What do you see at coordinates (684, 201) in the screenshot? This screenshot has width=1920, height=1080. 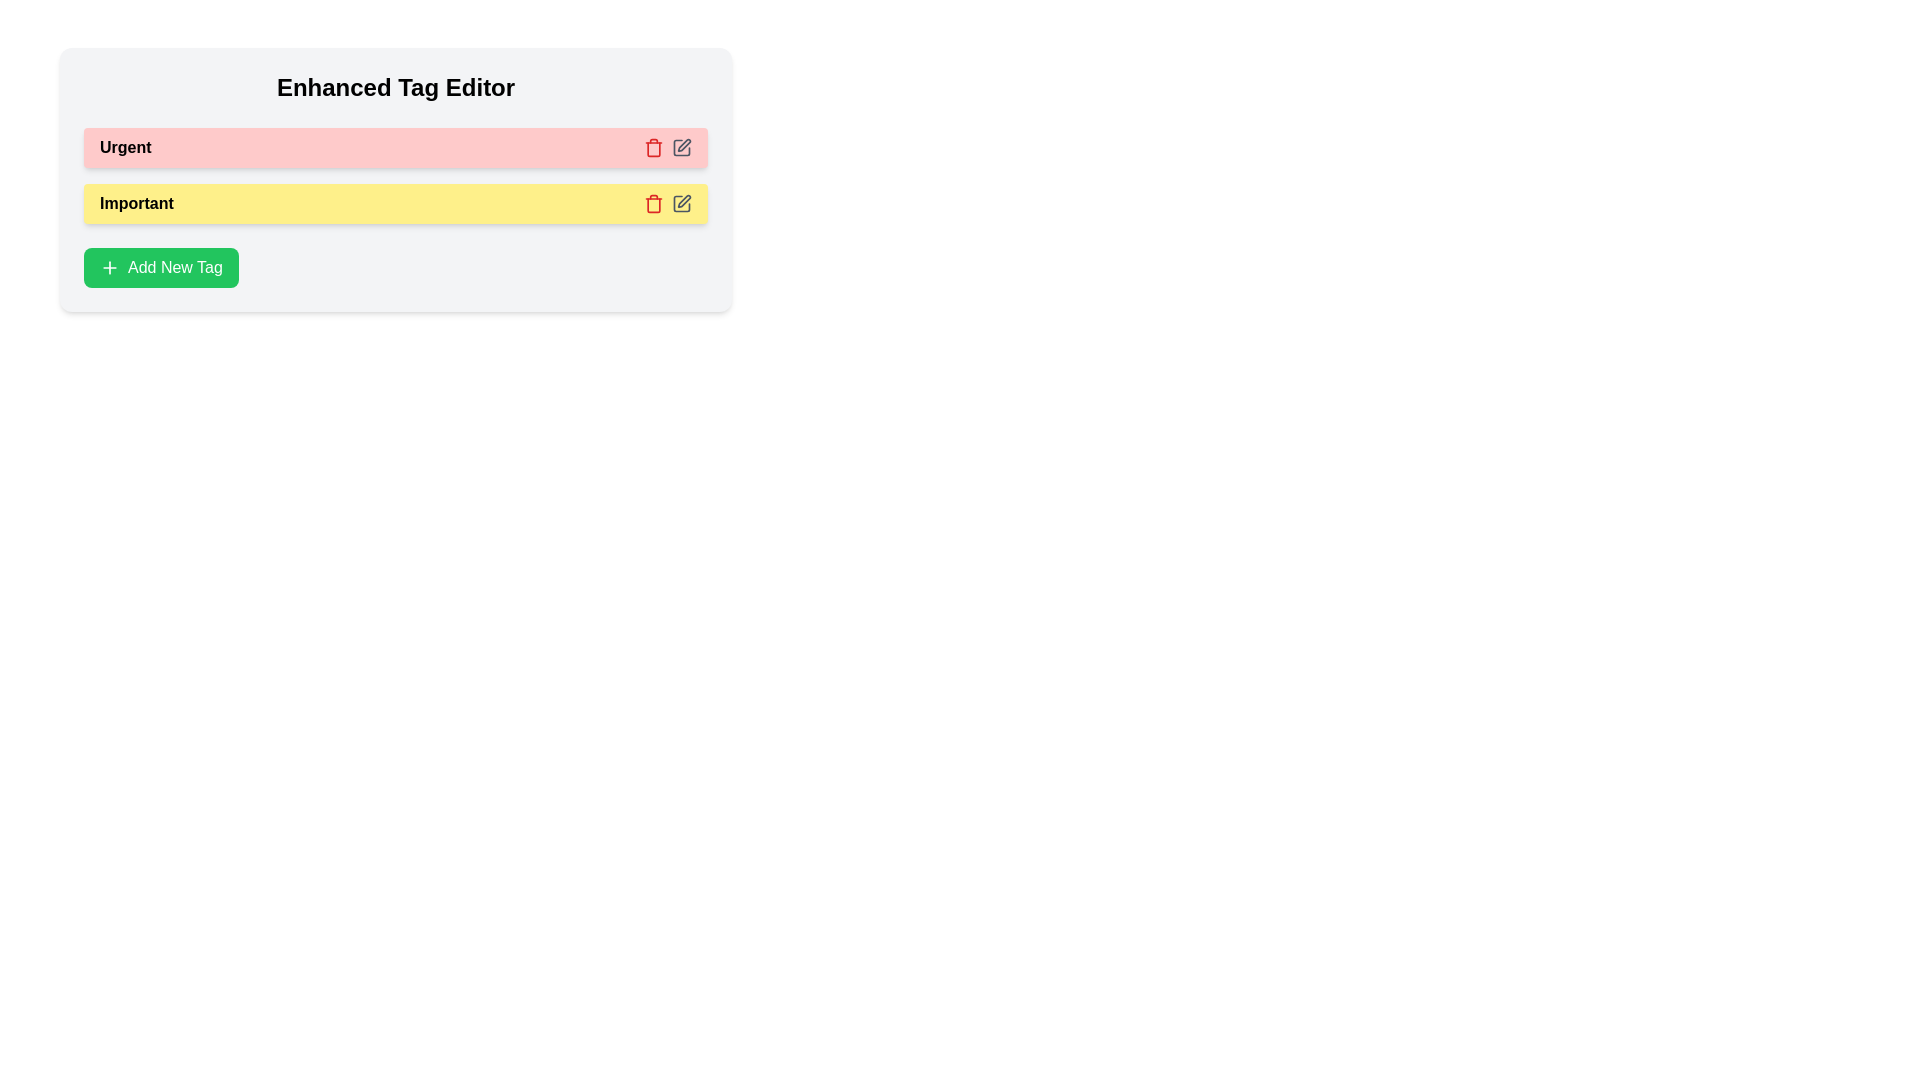 I see `the vector graphic icon located in the top-right corner of the yellow-highlighted 'Important' tag, which indicates editing functionality for the associated tag item` at bounding box center [684, 201].